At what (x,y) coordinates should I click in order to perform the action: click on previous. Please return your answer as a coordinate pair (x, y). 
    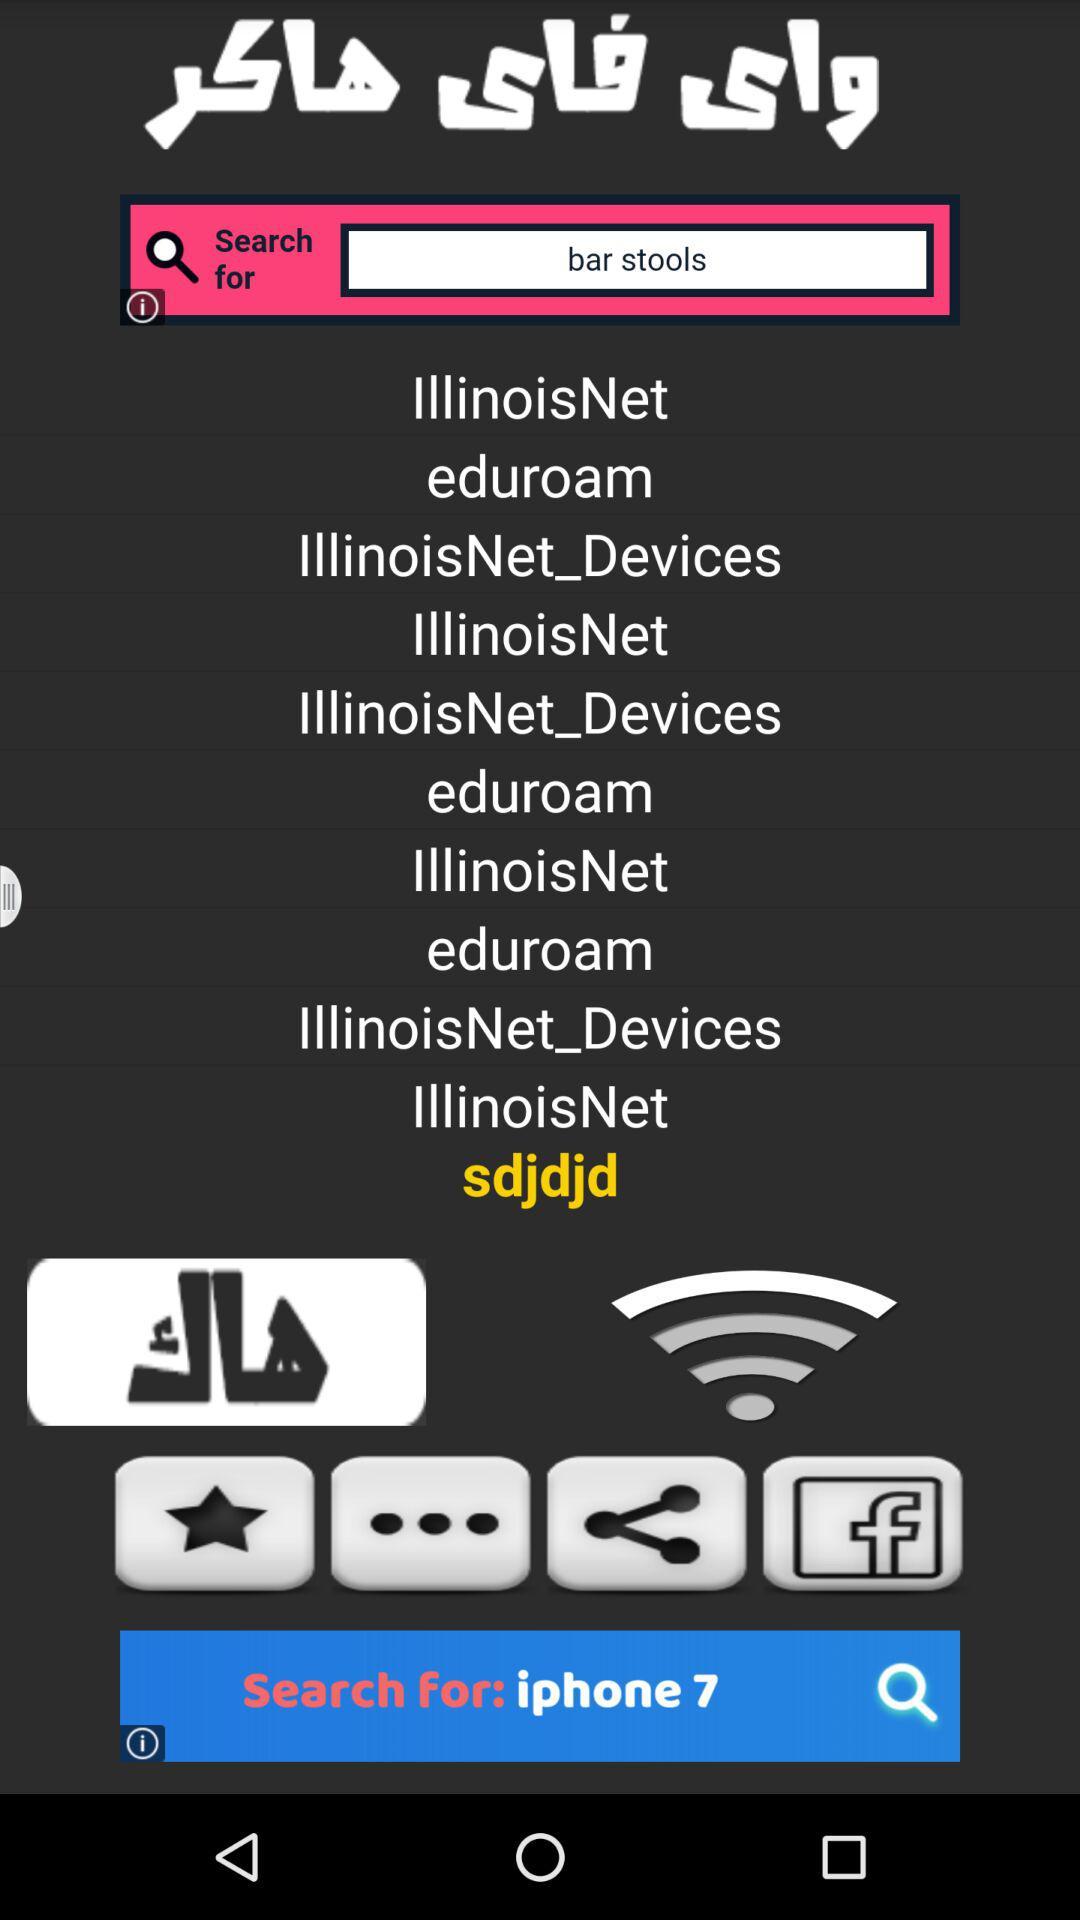
    Looking at the image, I should click on (23, 895).